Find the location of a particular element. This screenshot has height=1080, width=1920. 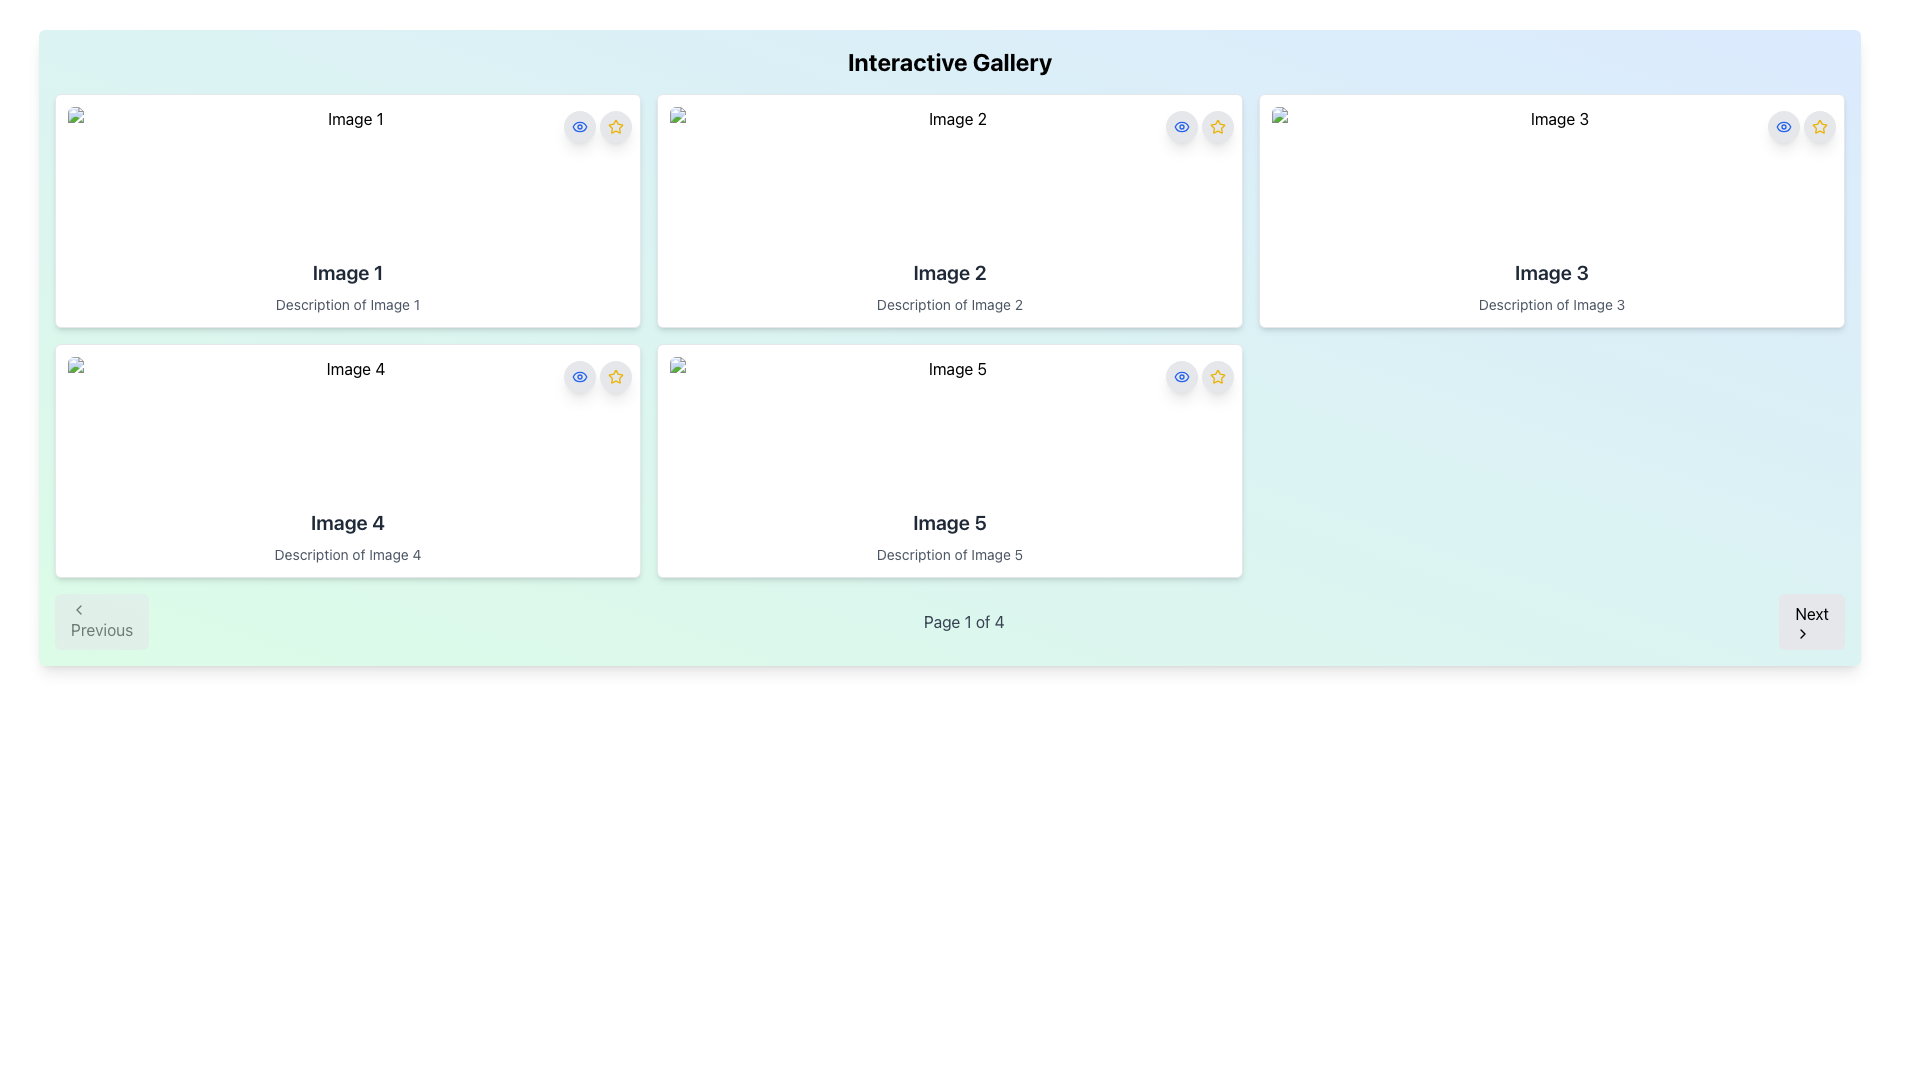

the 'favorite' button with a star icon in the top-right corner of the 'Image 3' card in the interactive gallery is located at coordinates (1819, 127).